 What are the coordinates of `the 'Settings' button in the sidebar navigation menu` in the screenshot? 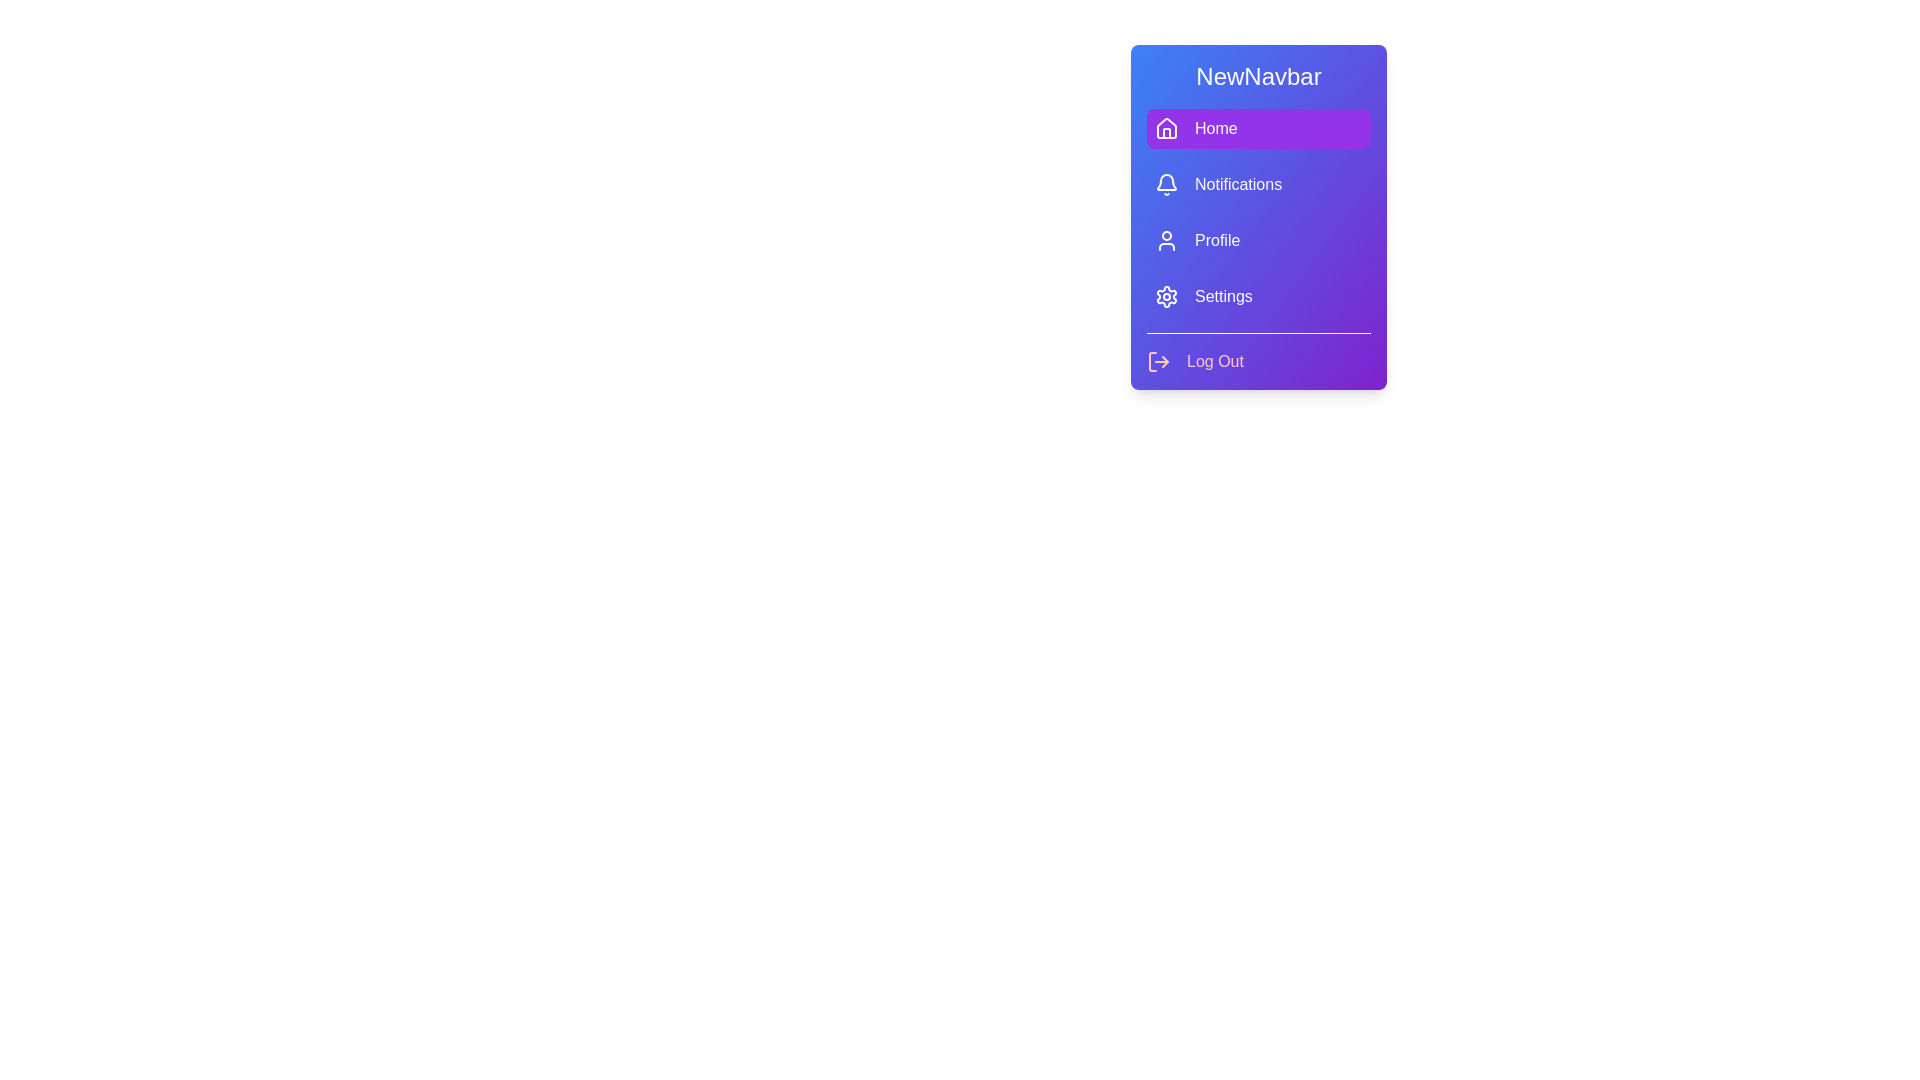 It's located at (1257, 297).